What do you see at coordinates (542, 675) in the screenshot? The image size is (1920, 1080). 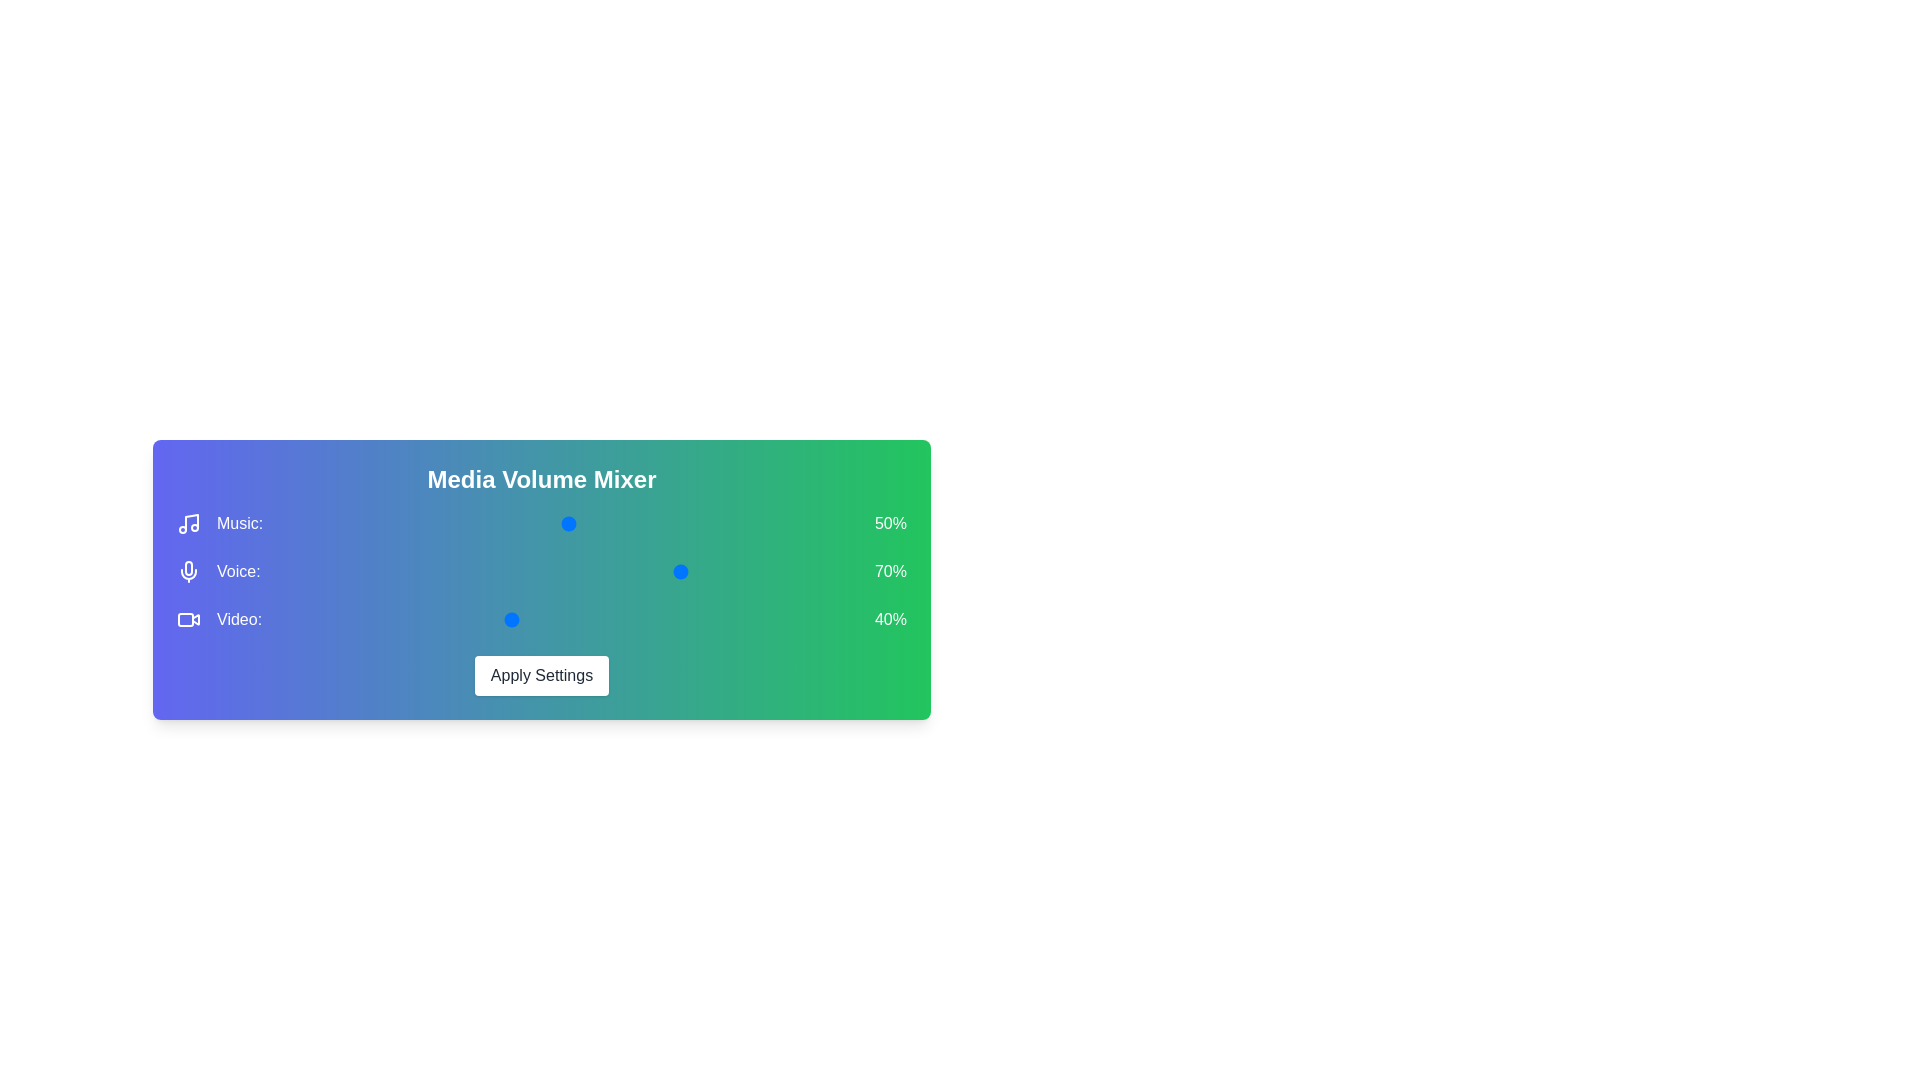 I see `the 'Apply Settings' button to confirm changes` at bounding box center [542, 675].